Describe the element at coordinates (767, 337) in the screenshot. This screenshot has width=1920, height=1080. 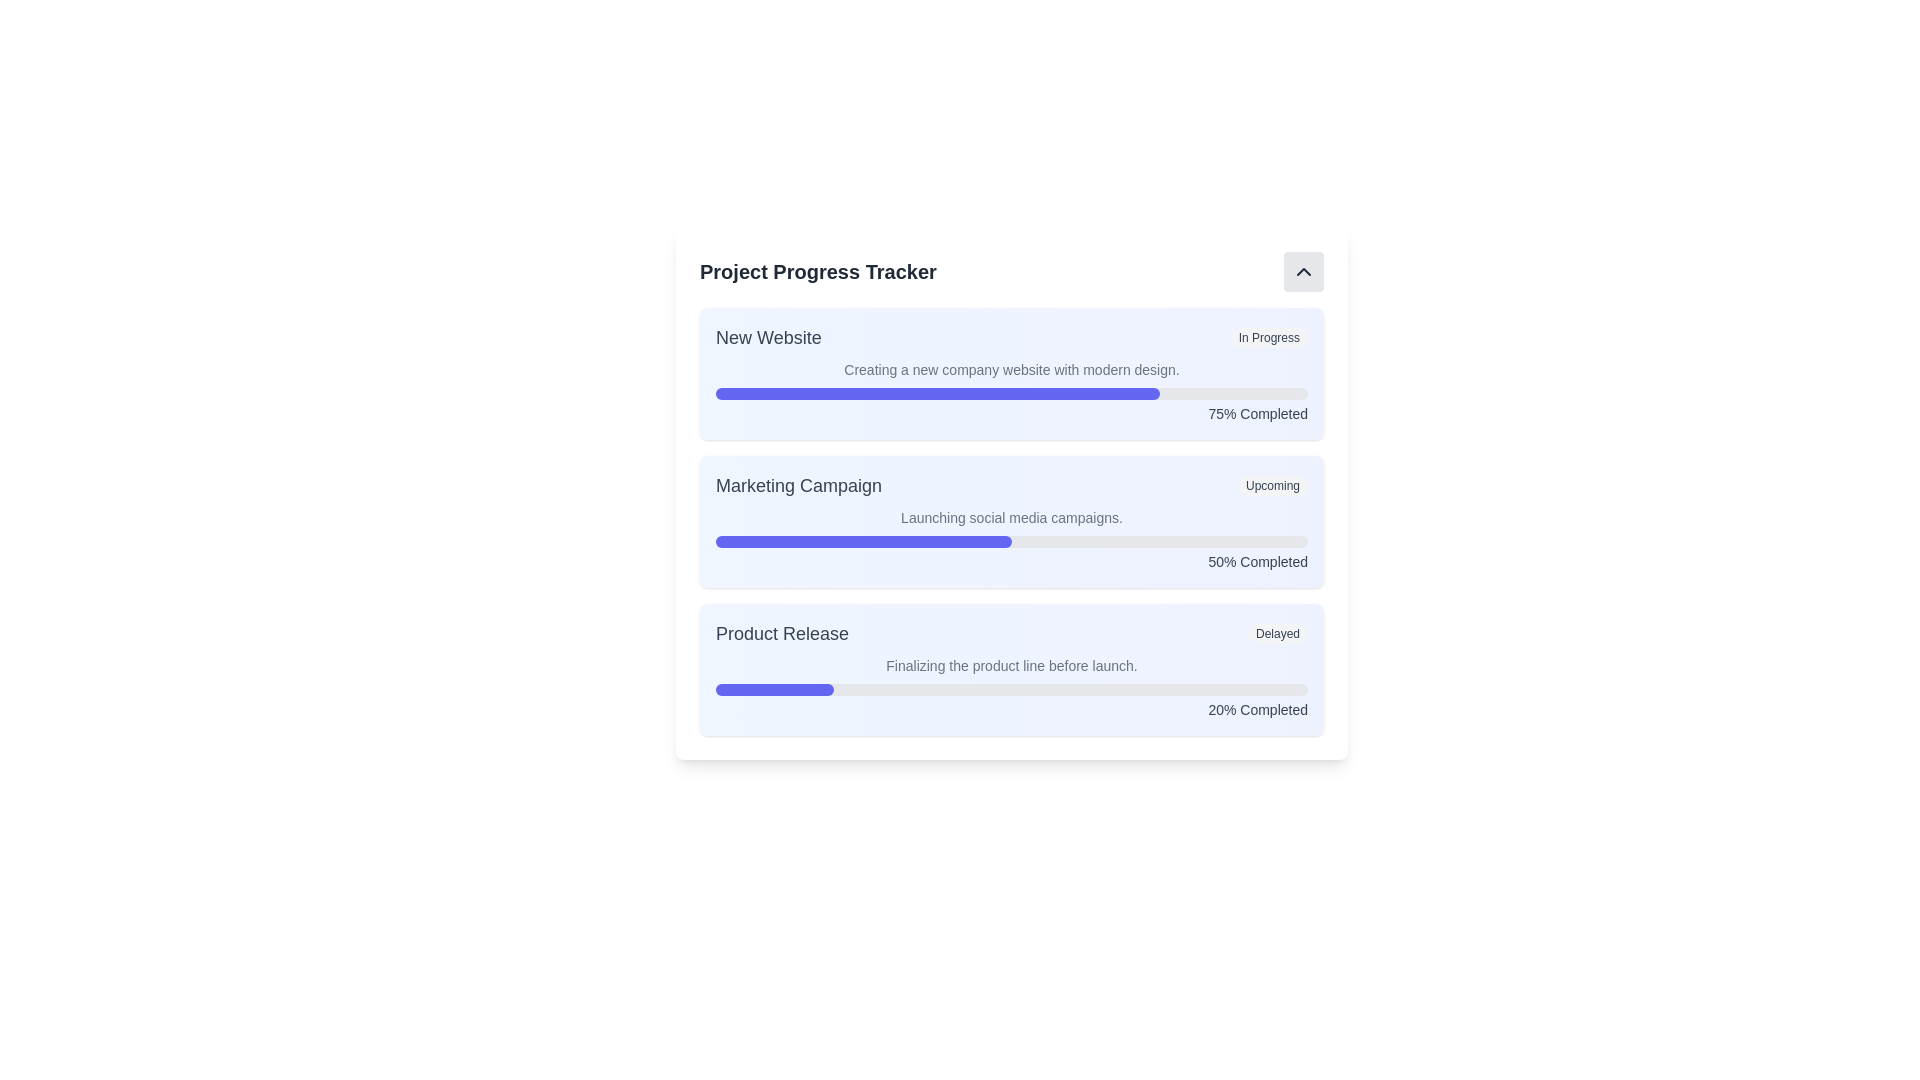
I see `the 'New Website' text label, which is styled in bold gray font within a light blue card-like interface` at that location.